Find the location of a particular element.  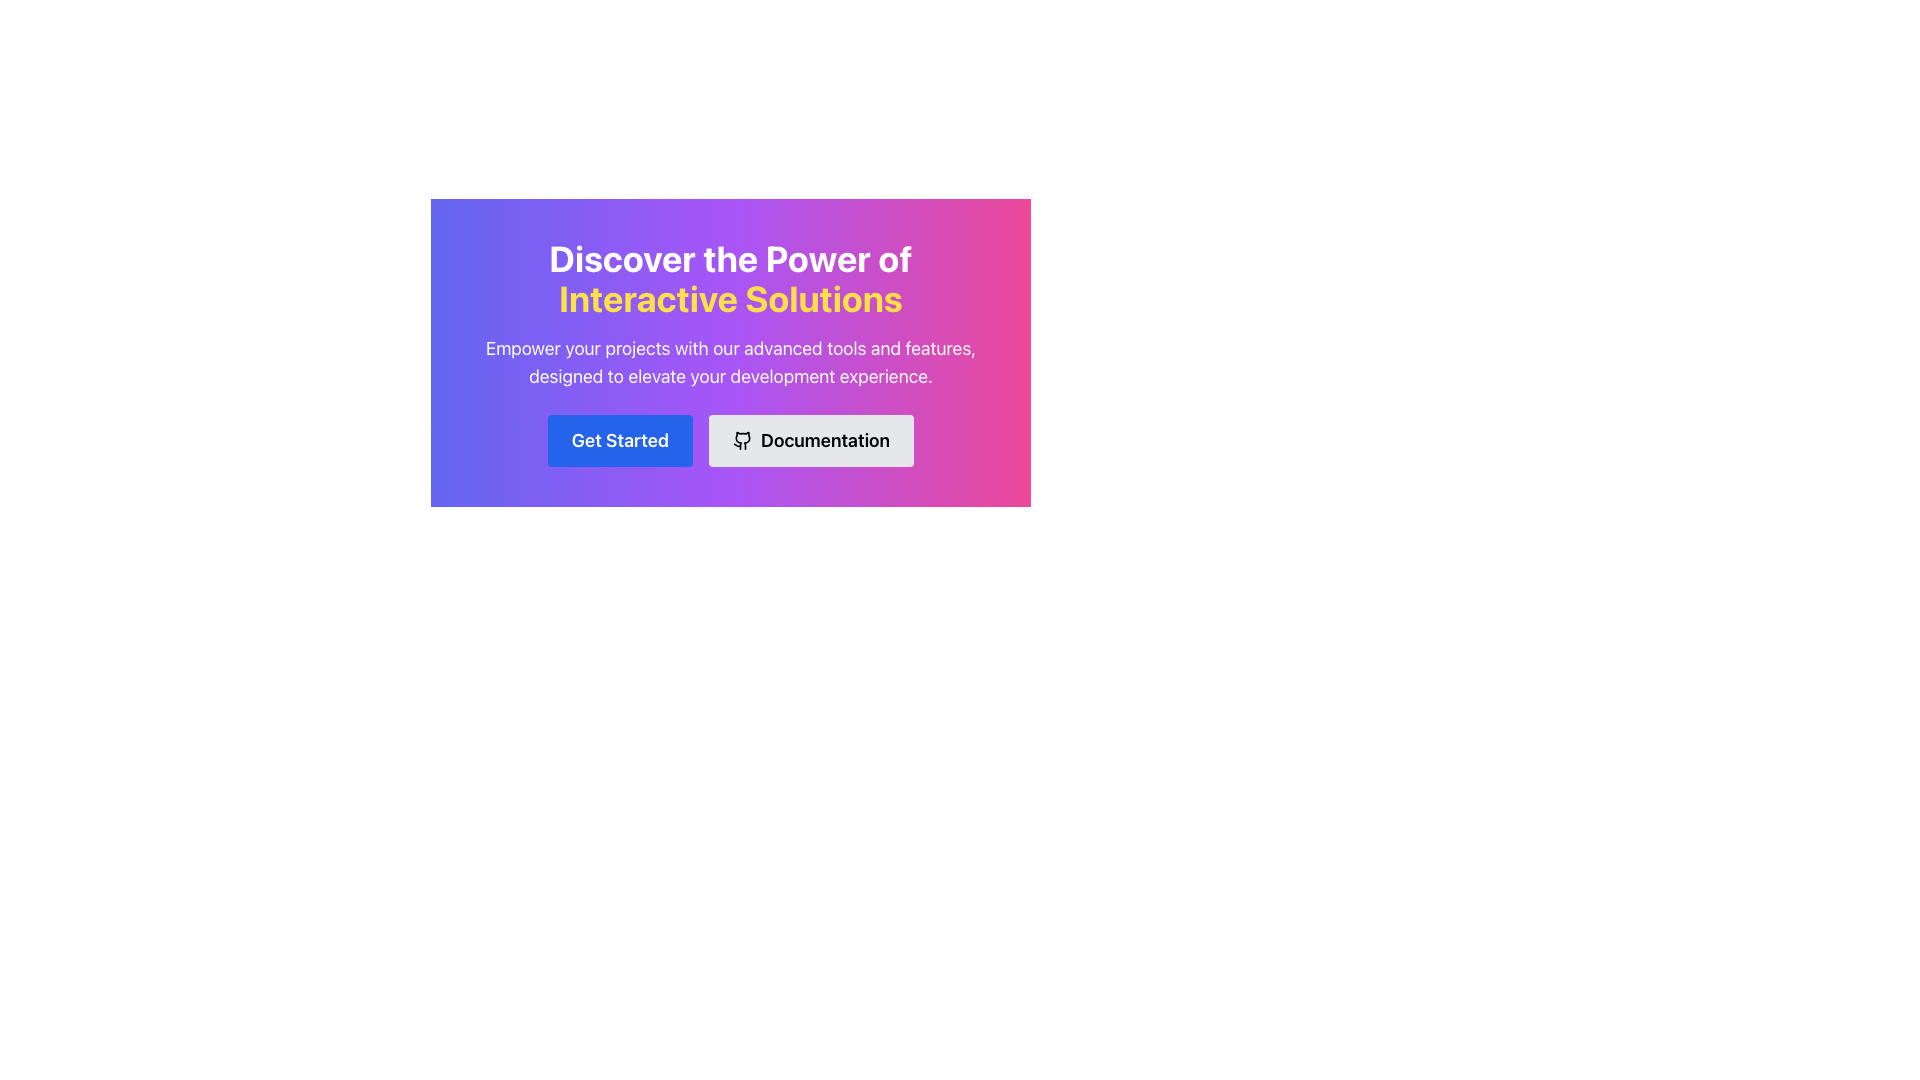

the descriptive text element that provides additional information about the offerings, located below the header 'Discover the Power of Interactive Solutions' is located at coordinates (729, 362).